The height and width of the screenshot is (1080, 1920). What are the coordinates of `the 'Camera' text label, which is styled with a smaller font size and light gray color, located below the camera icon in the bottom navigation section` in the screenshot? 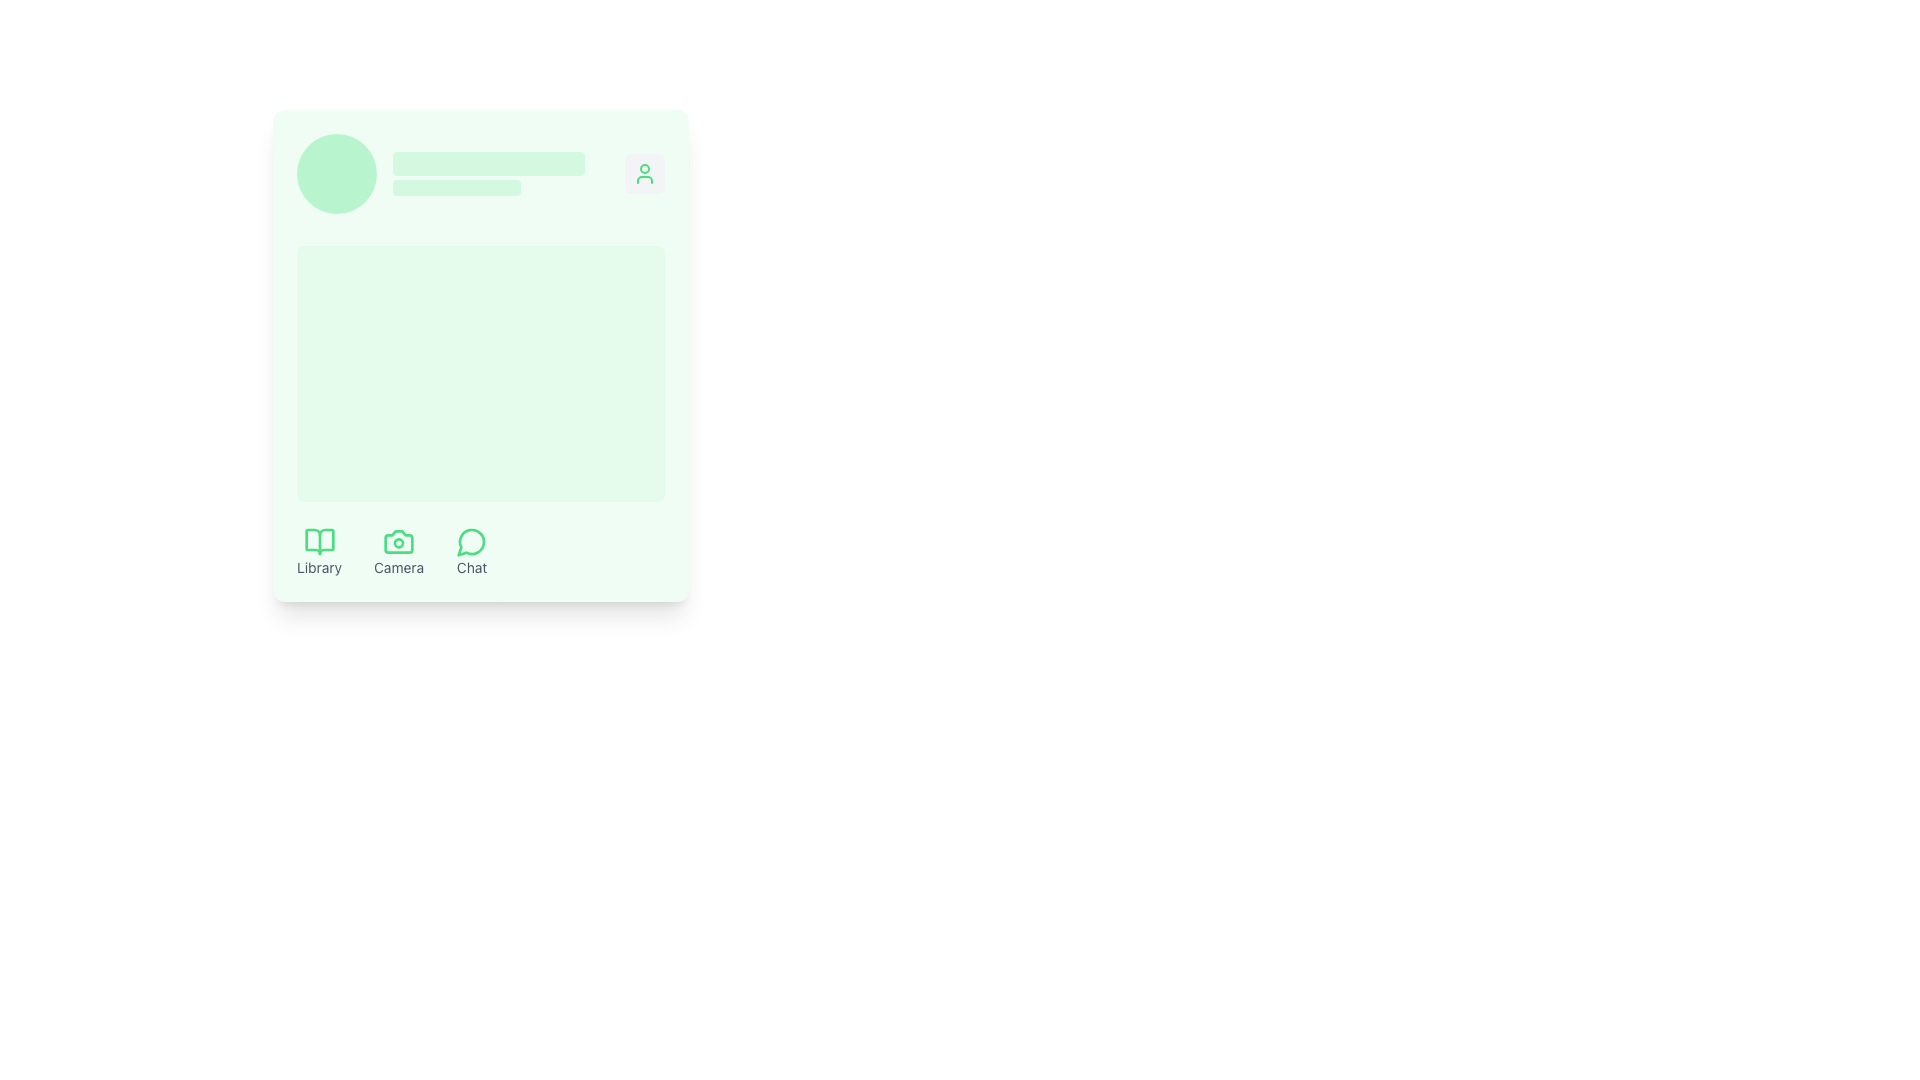 It's located at (398, 567).